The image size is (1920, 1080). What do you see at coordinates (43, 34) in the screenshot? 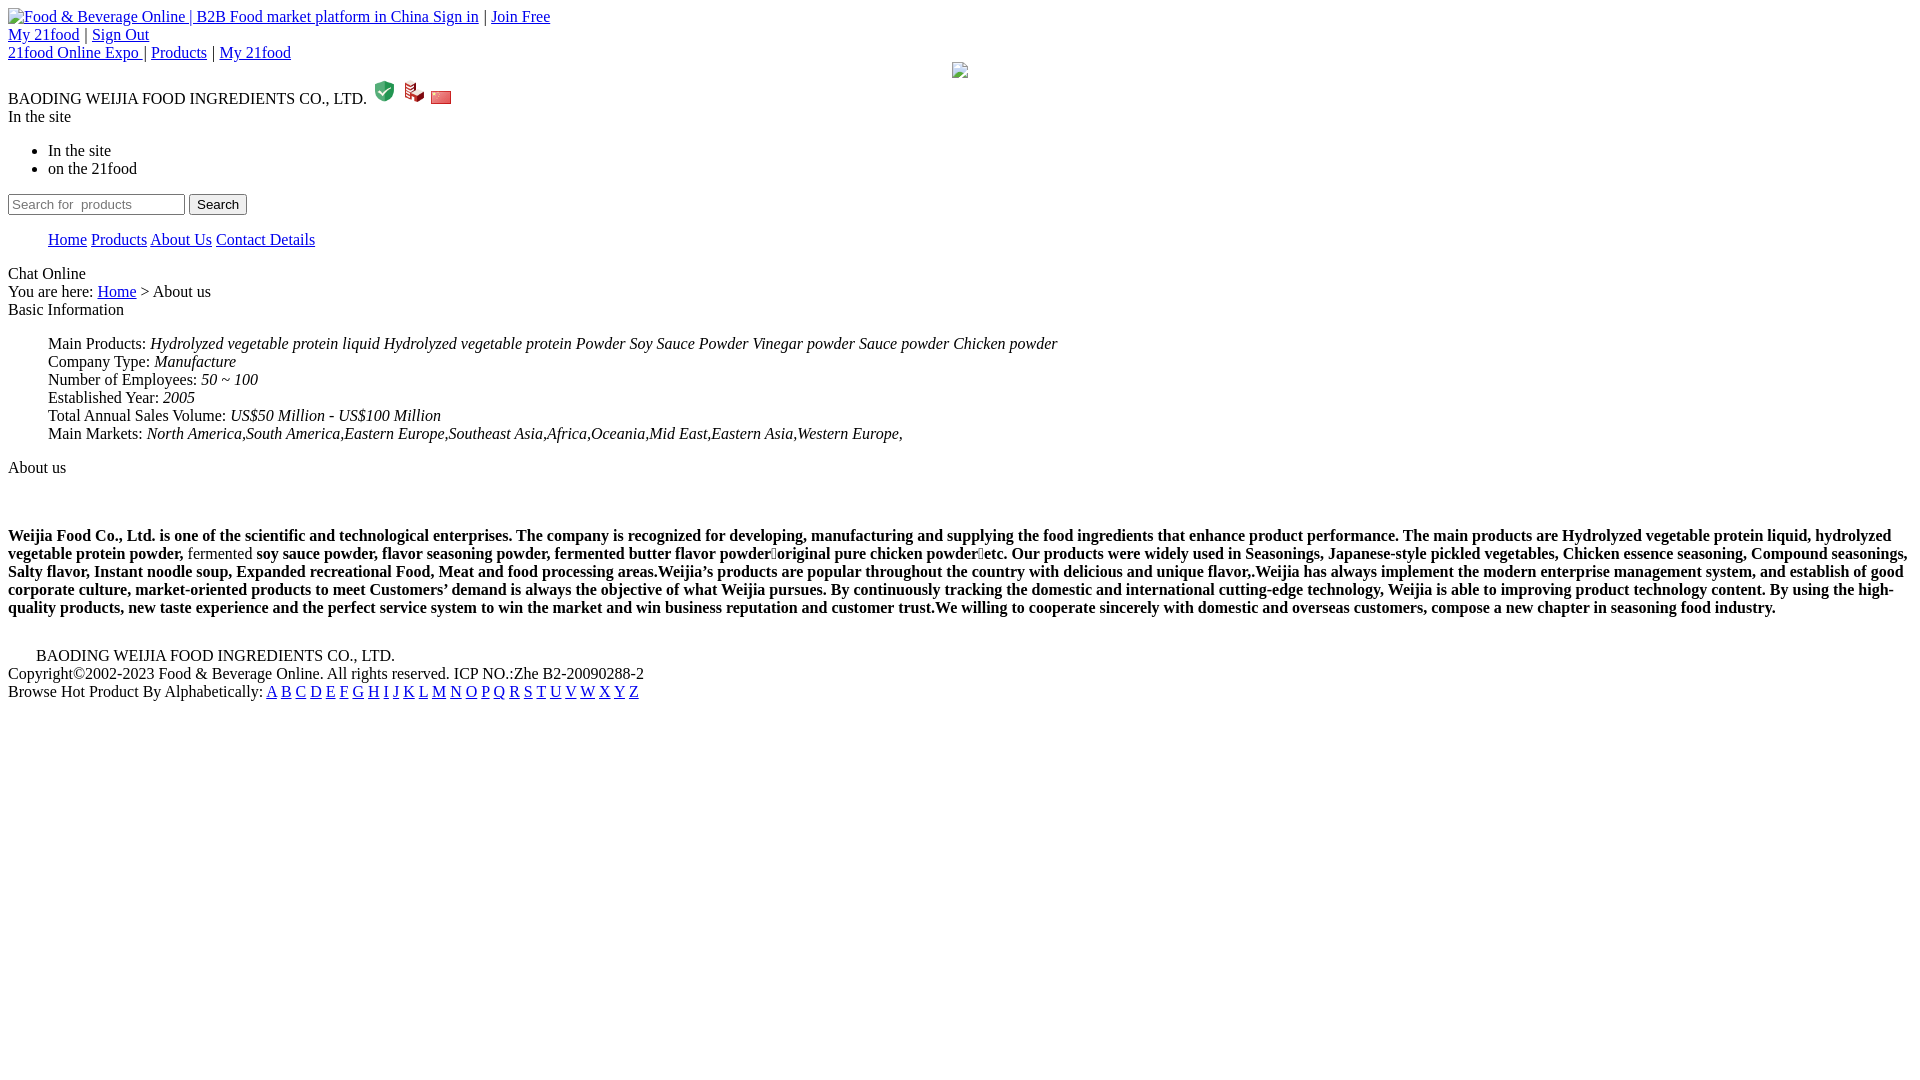
I see `'My 21food'` at bounding box center [43, 34].